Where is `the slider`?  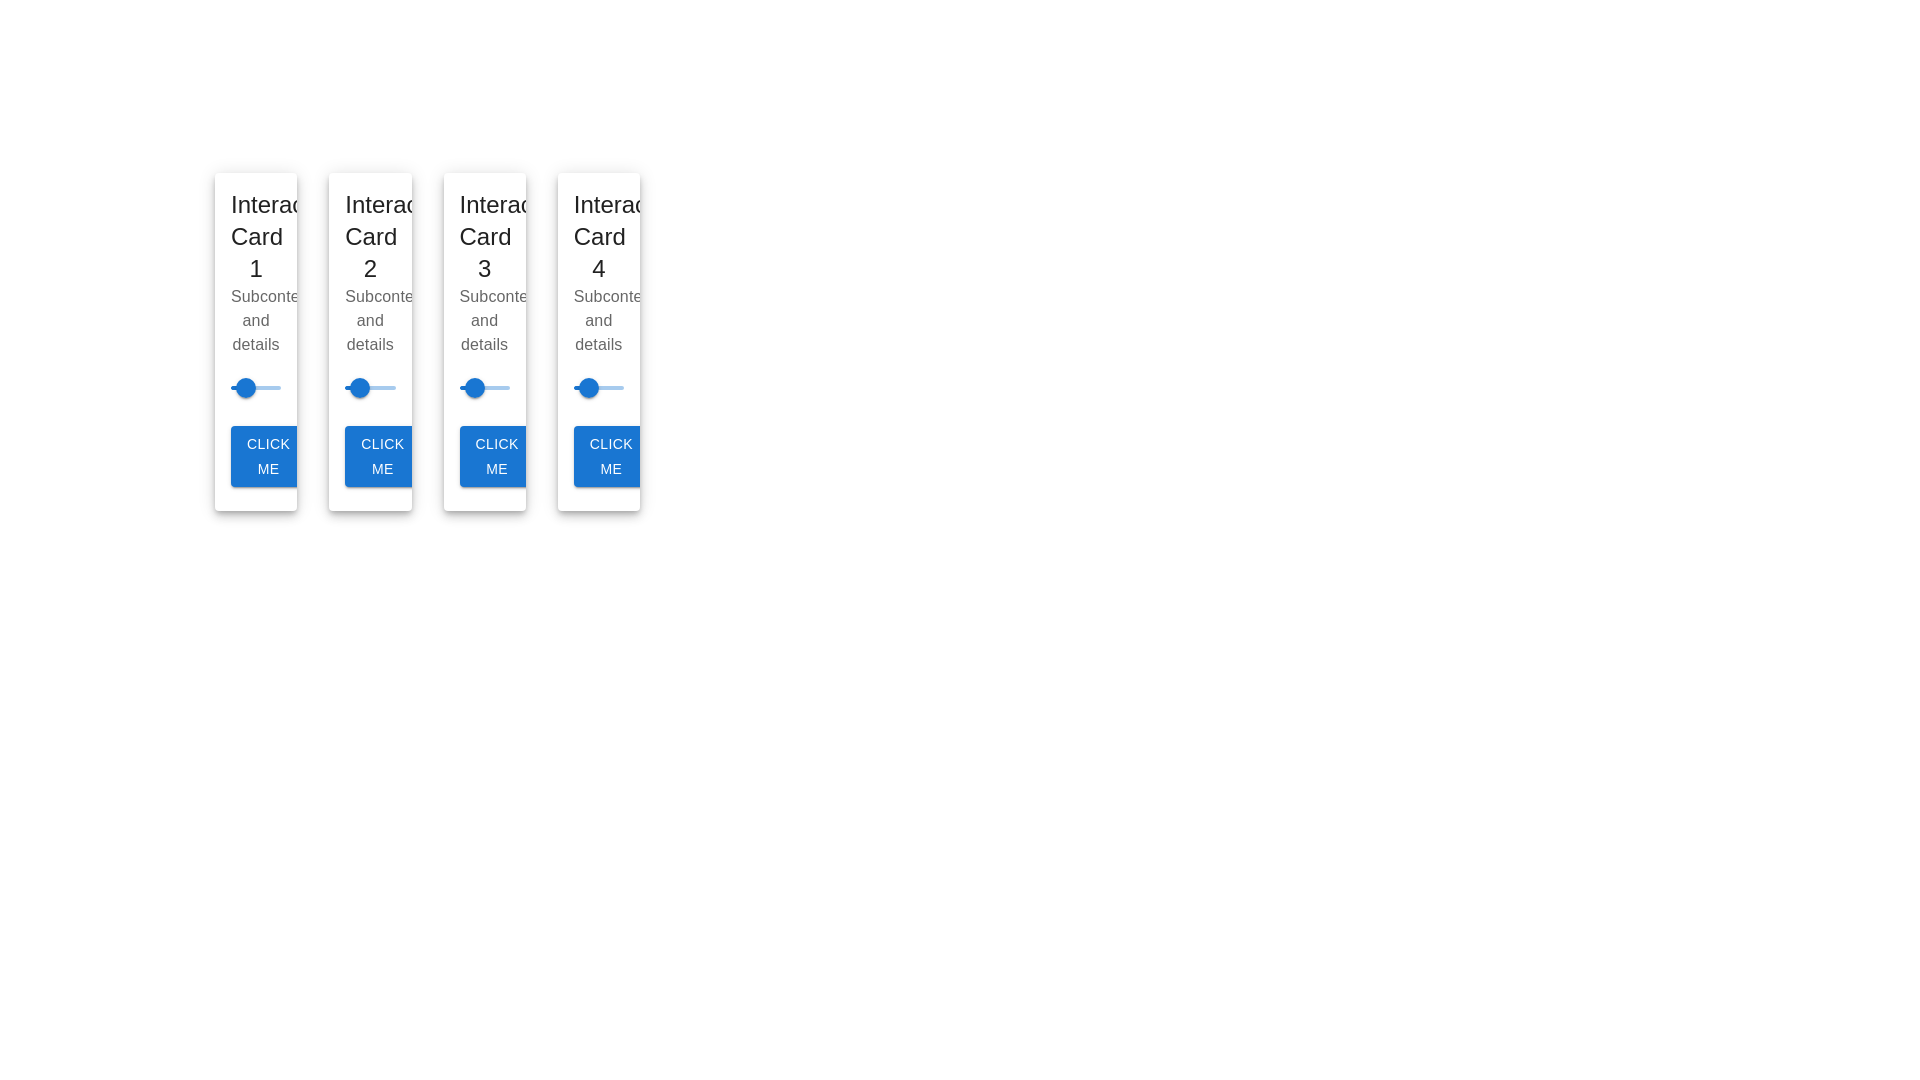
the slider is located at coordinates (242, 388).